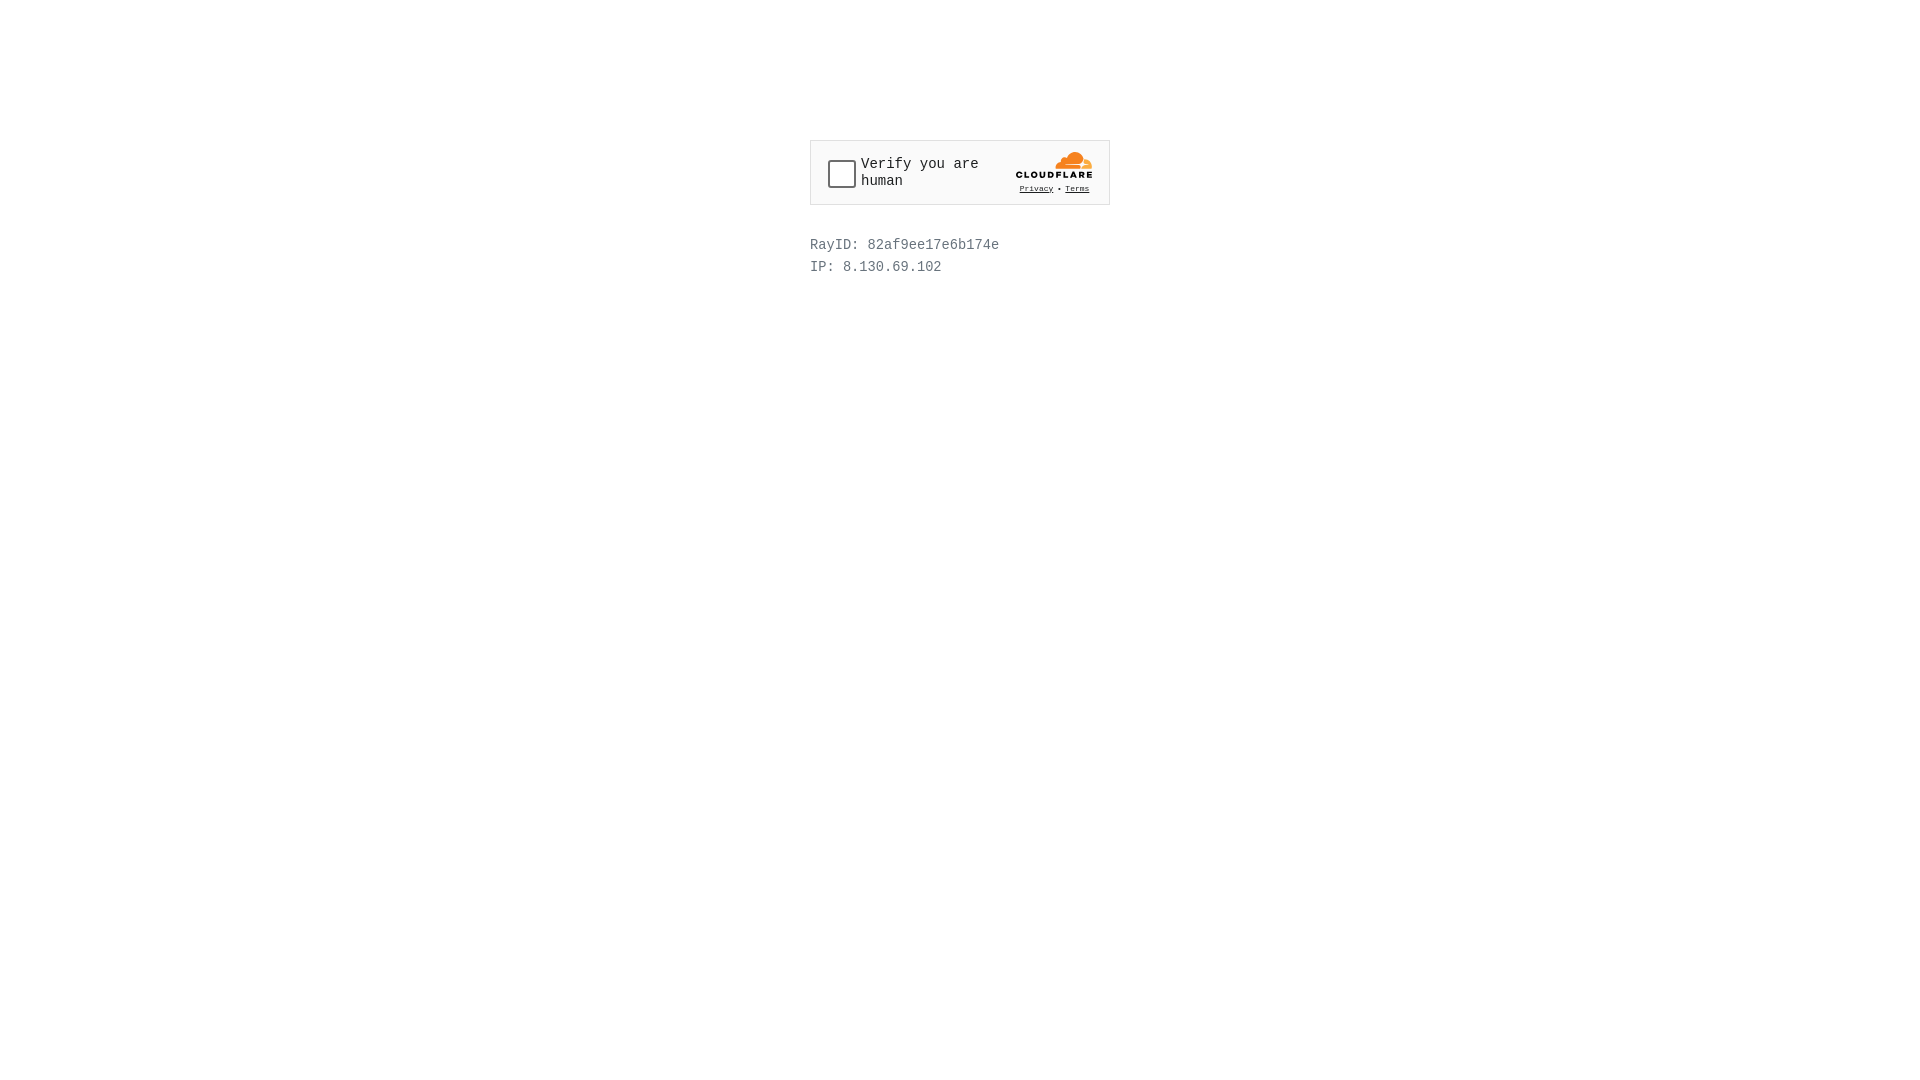  What do you see at coordinates (960, 171) in the screenshot?
I see `'Widget containing a Cloudflare security challenge'` at bounding box center [960, 171].